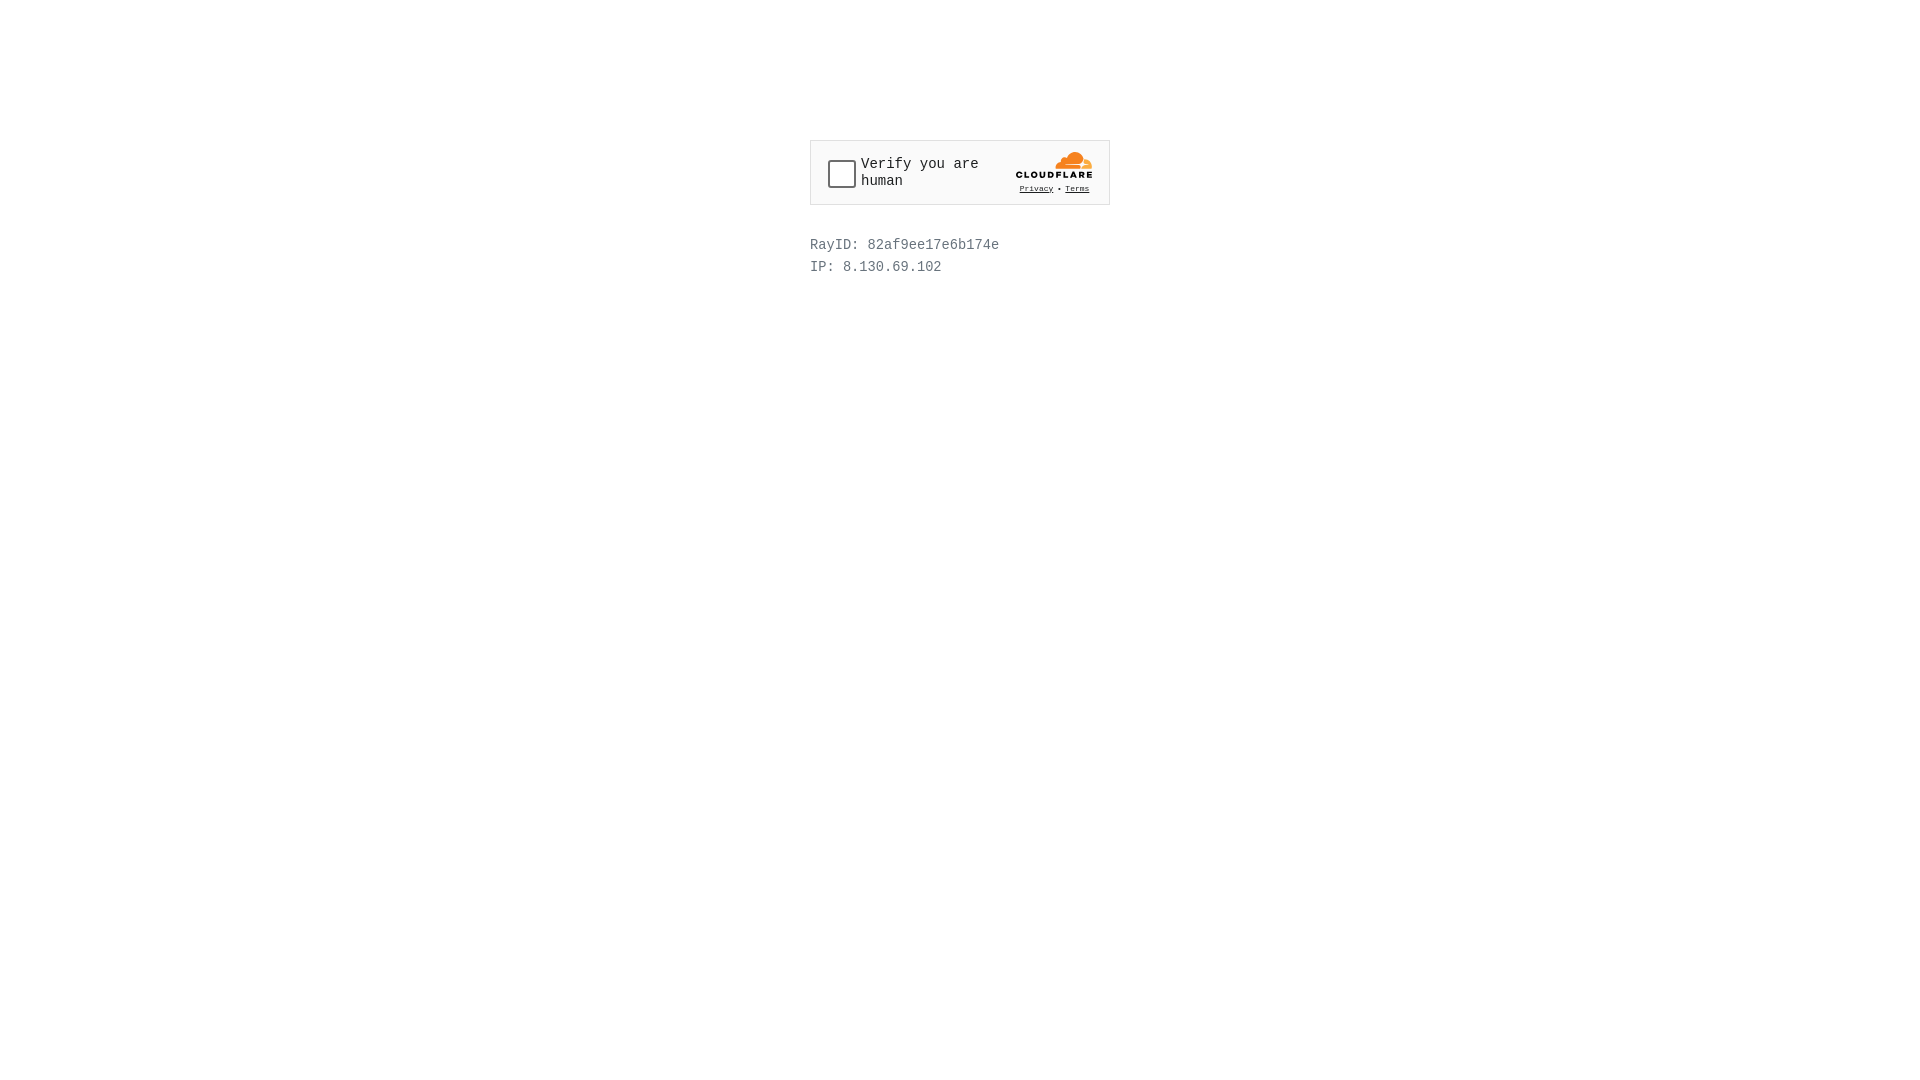  What do you see at coordinates (960, 171) in the screenshot?
I see `'Widget containing a Cloudflare security challenge'` at bounding box center [960, 171].